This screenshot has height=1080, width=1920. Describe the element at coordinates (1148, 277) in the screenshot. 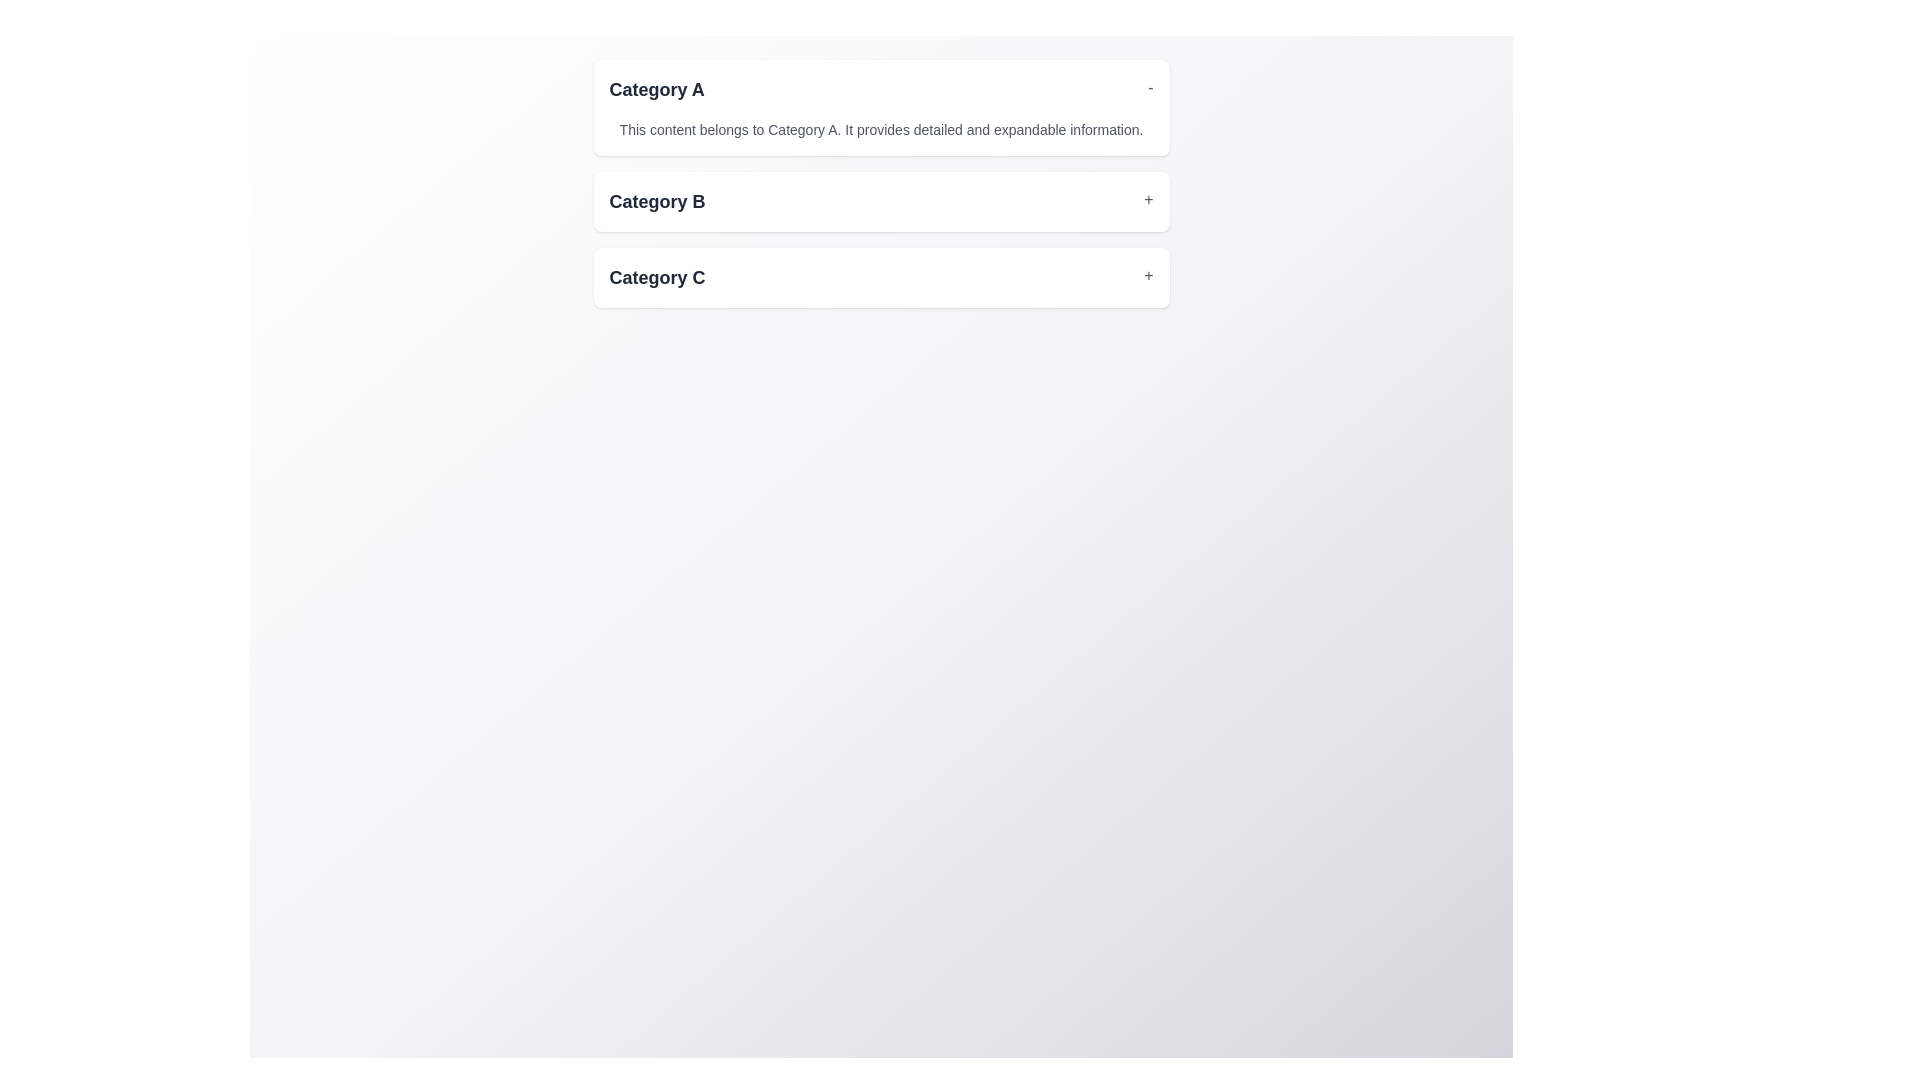

I see `the '+' button for 'Category C'` at that location.